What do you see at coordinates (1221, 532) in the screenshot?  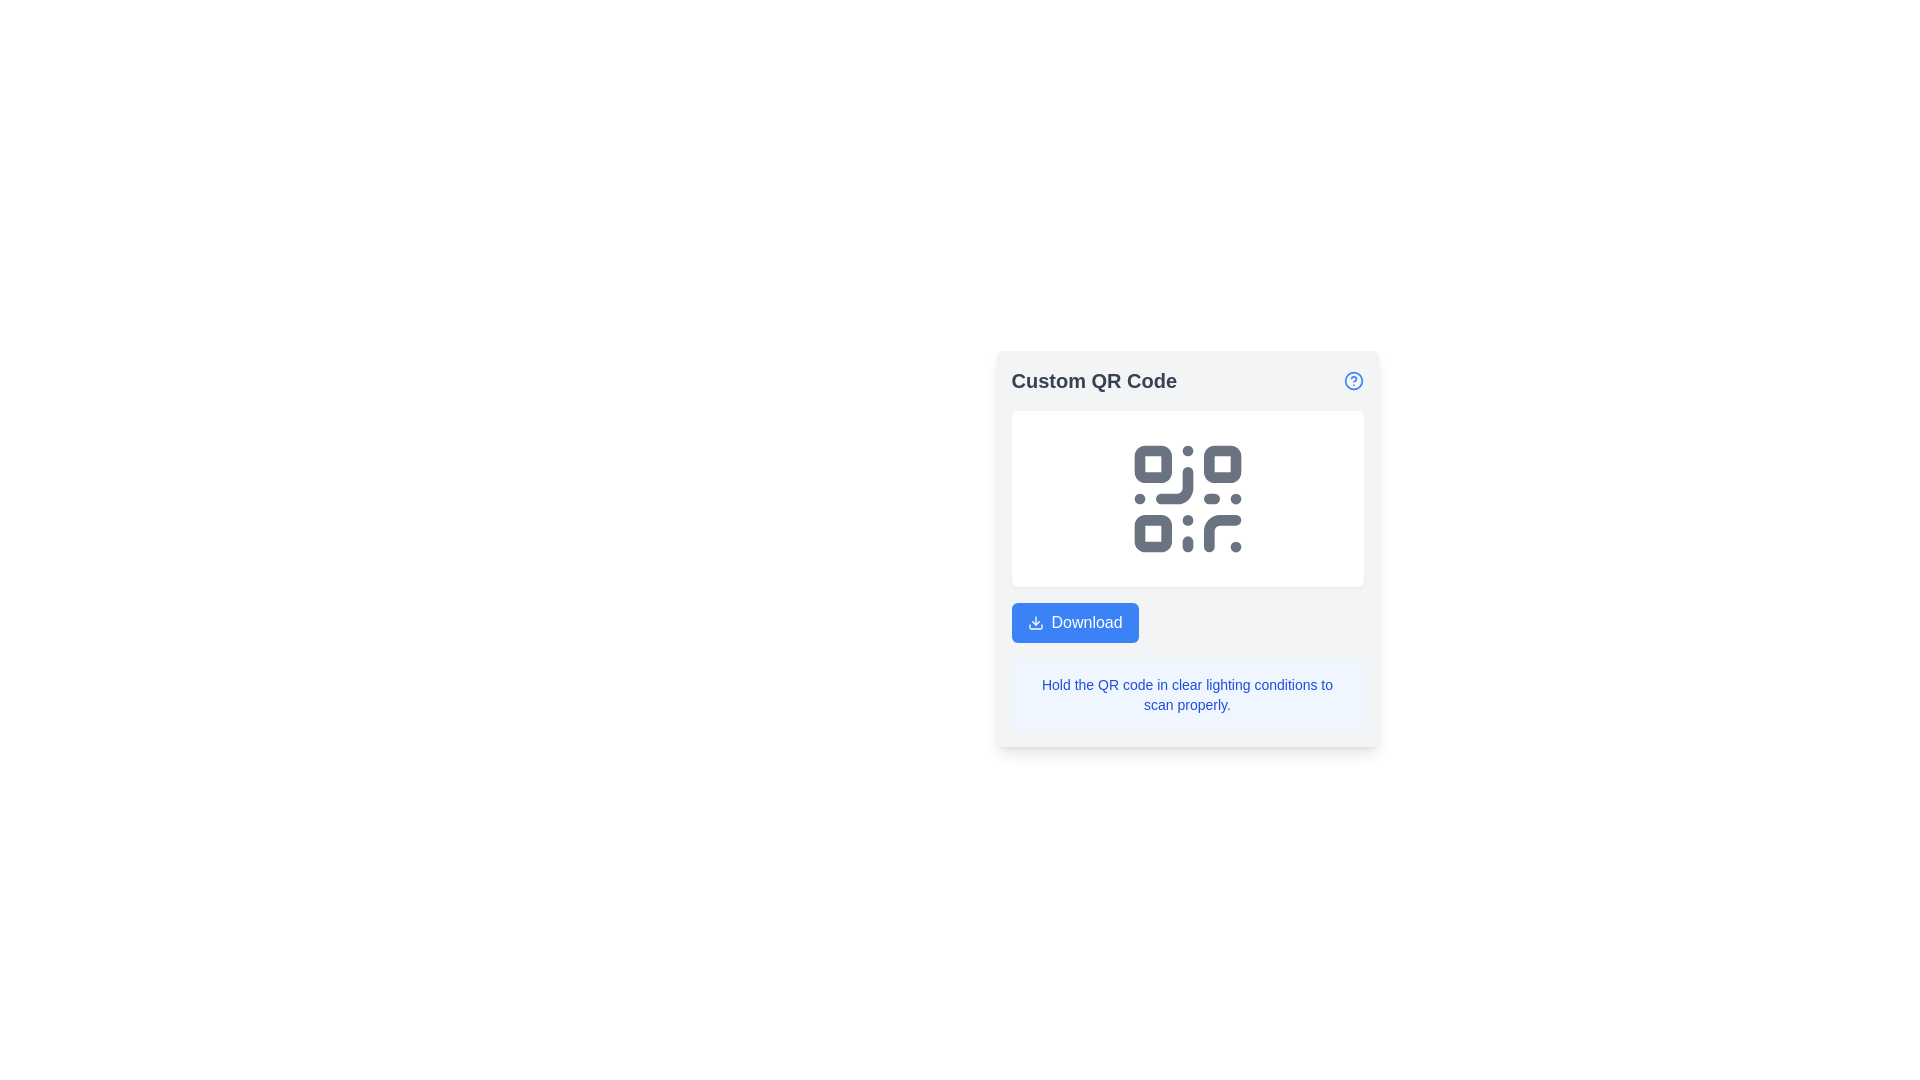 I see `the small part of the graphical QR code representation located in the bottom-right corner of the QR code area` at bounding box center [1221, 532].